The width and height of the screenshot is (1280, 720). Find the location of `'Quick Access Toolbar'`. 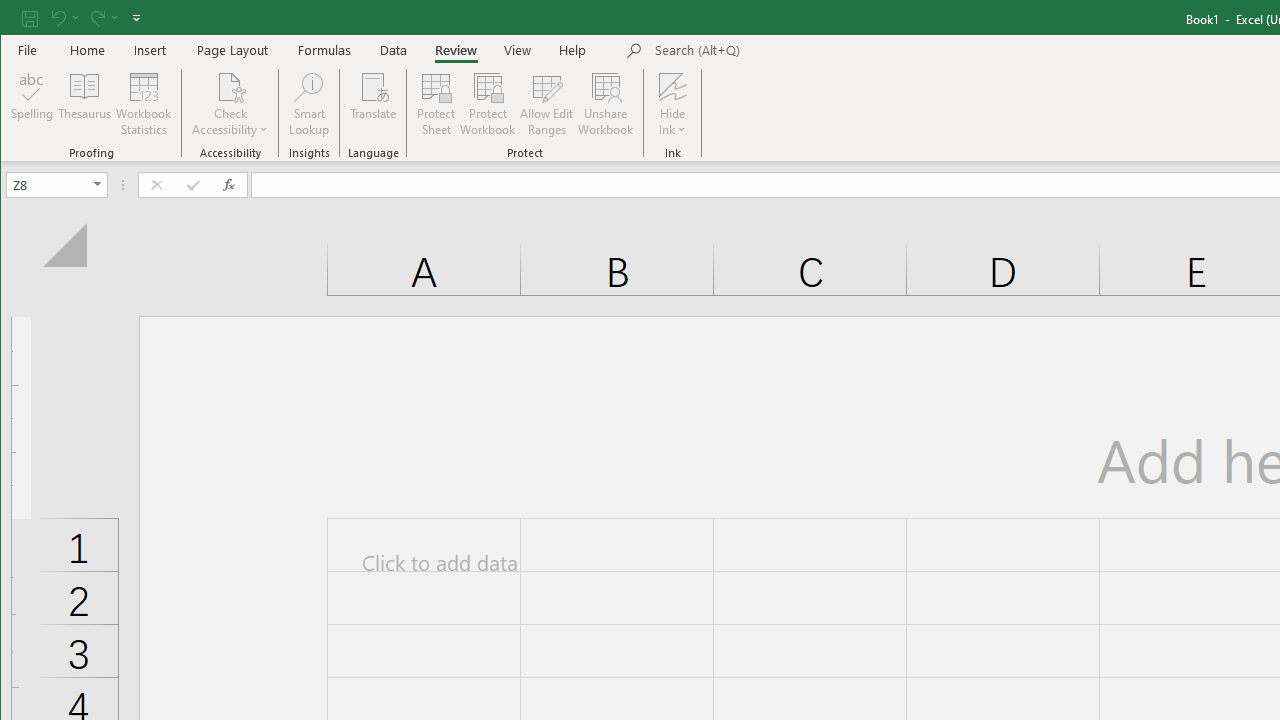

'Quick Access Toolbar' is located at coordinates (82, 18).